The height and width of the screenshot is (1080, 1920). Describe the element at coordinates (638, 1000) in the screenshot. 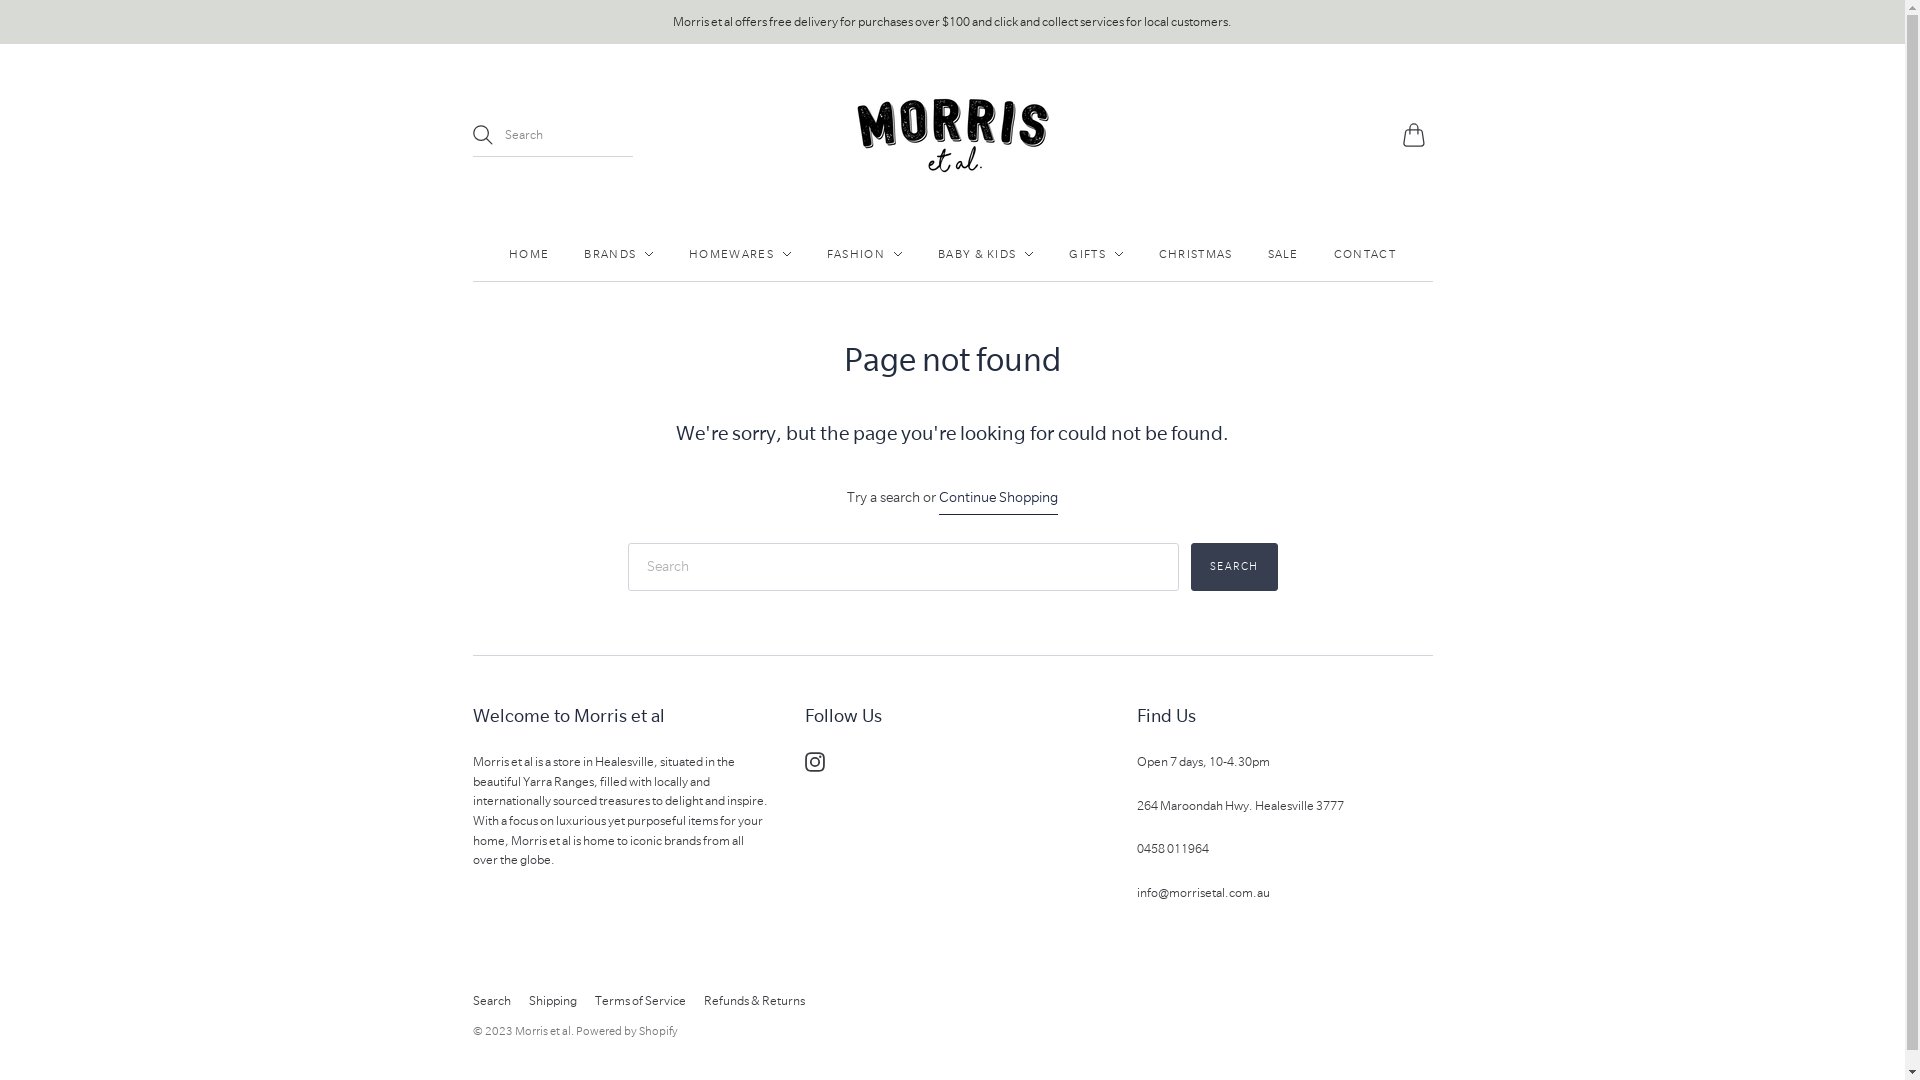

I see `'Terms of Service'` at that location.